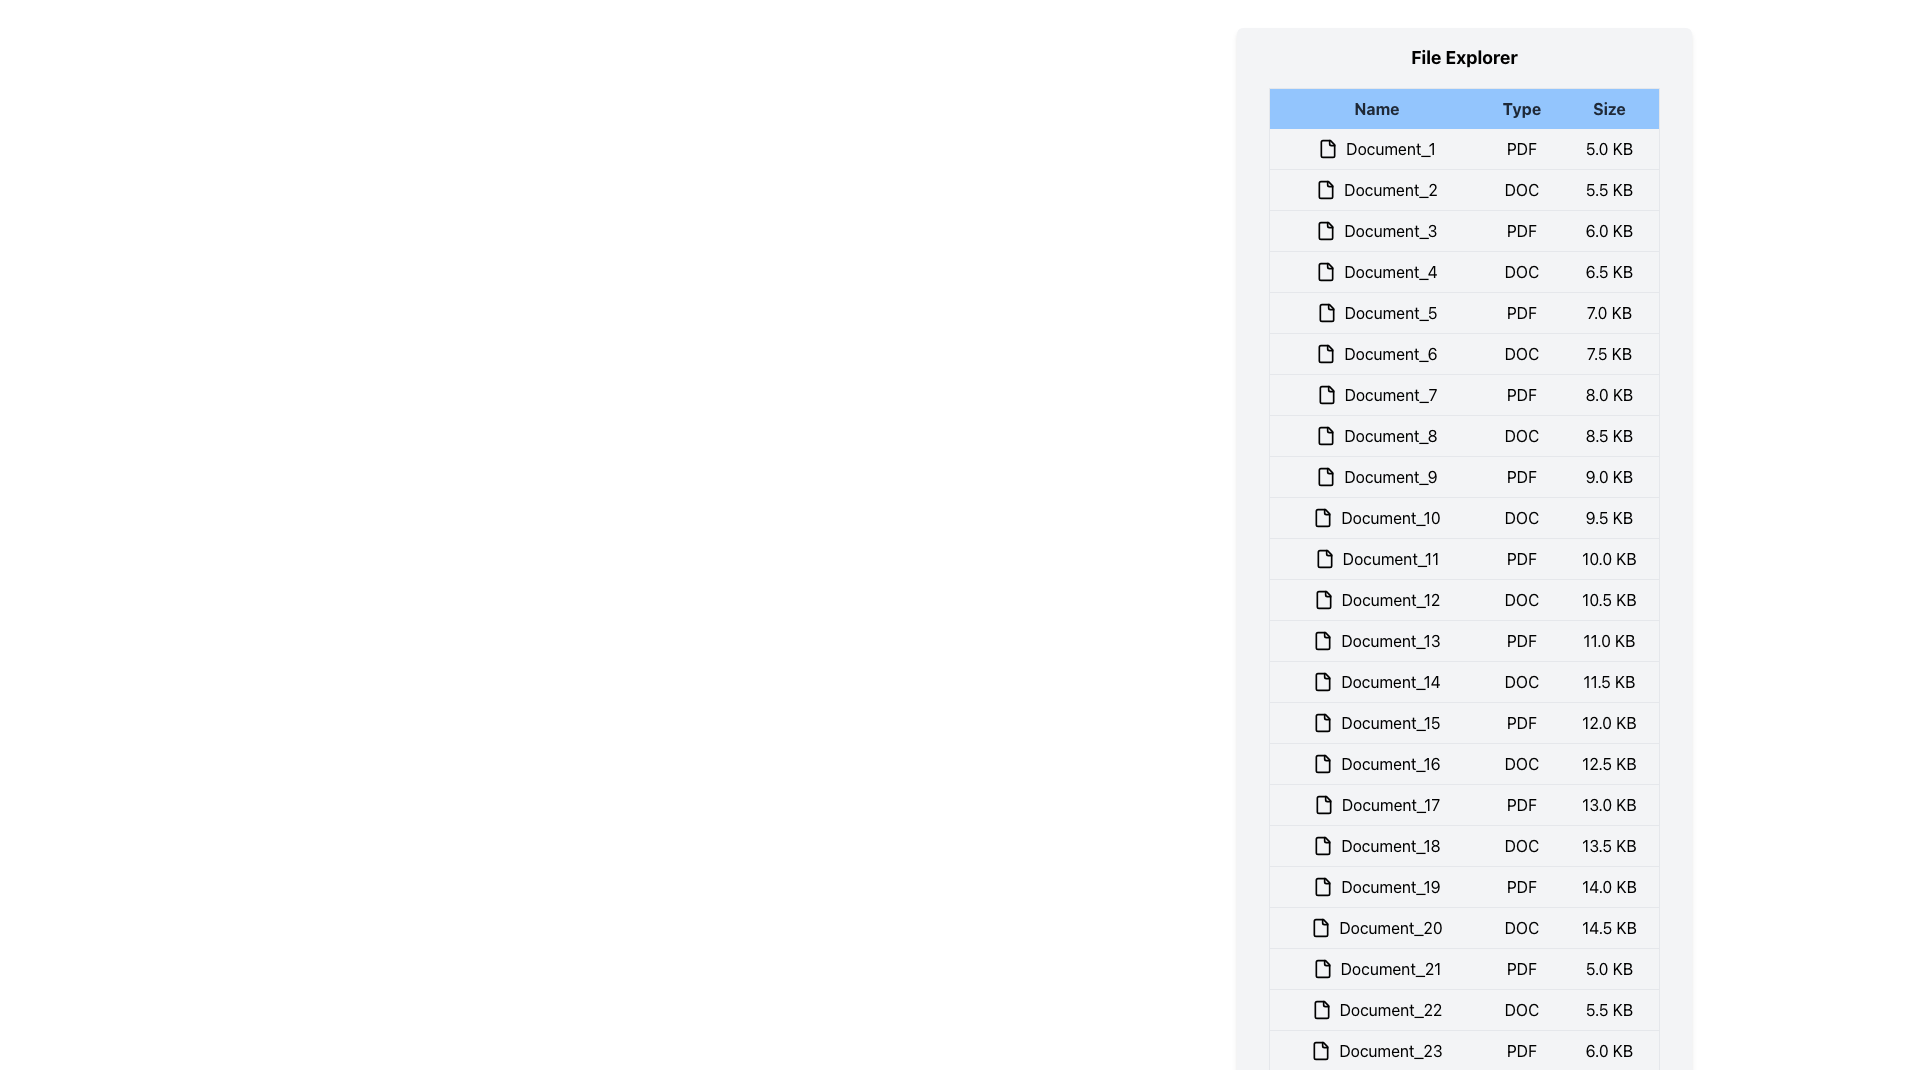 The image size is (1920, 1080). I want to click on the Text Label indicating the file type 'PDF' for the row labeled 'Document_23' located in the 'Type' column, so click(1520, 1049).